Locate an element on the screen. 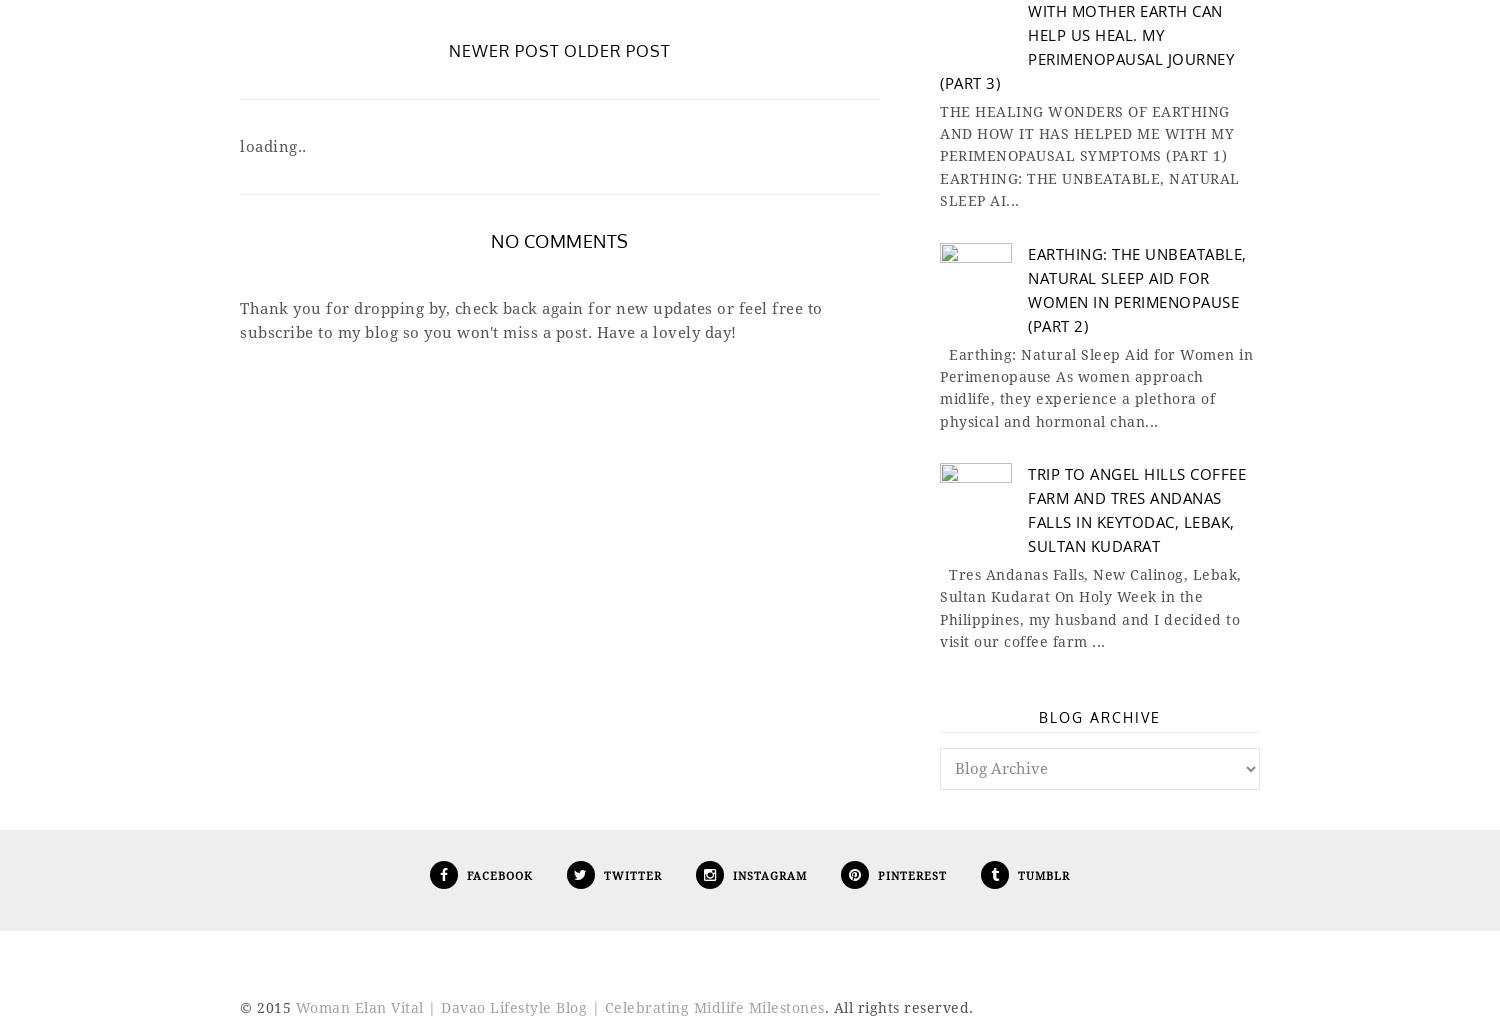  'Earthing: The Unbeatable, Natural Sleep Aid for Women in Perimenopause (Part 2)' is located at coordinates (1137, 288).